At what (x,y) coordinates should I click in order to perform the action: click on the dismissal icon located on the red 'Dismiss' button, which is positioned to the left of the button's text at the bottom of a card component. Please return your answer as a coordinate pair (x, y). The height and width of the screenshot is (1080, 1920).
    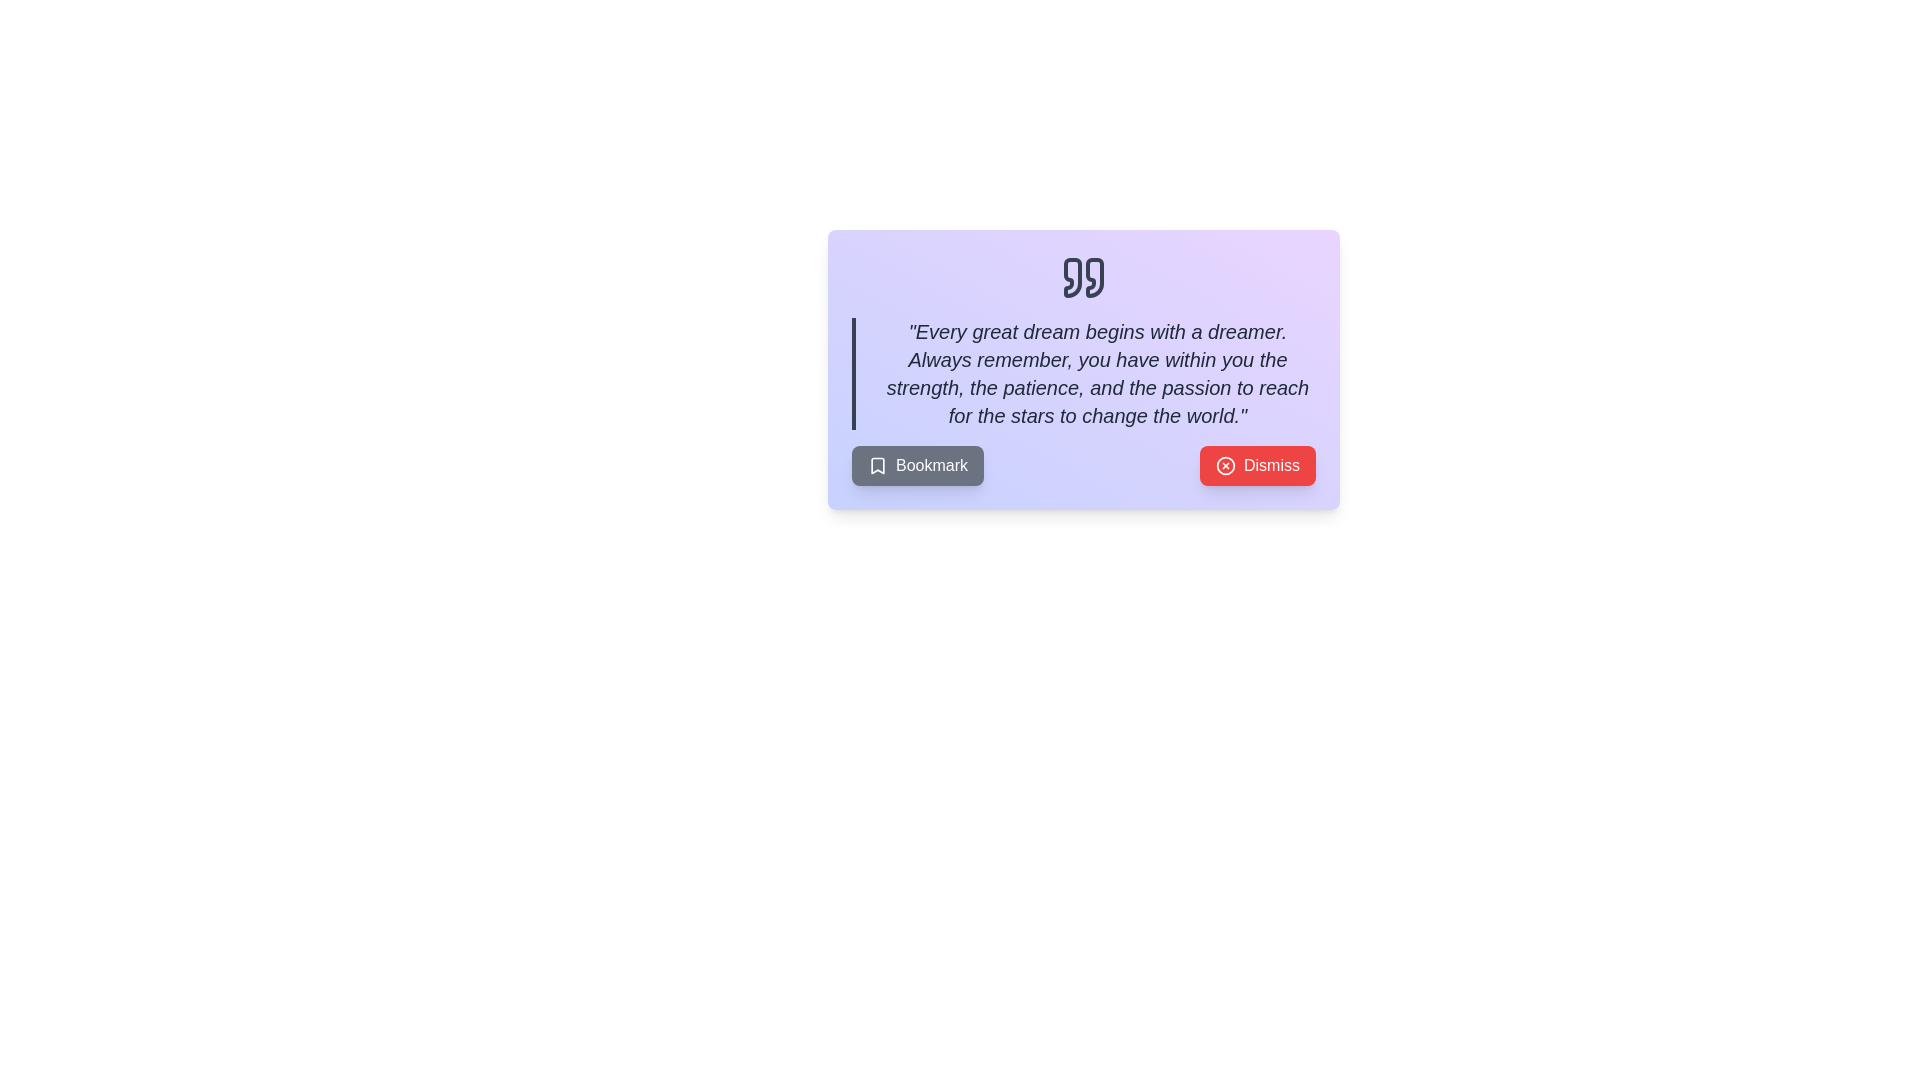
    Looking at the image, I should click on (1224, 466).